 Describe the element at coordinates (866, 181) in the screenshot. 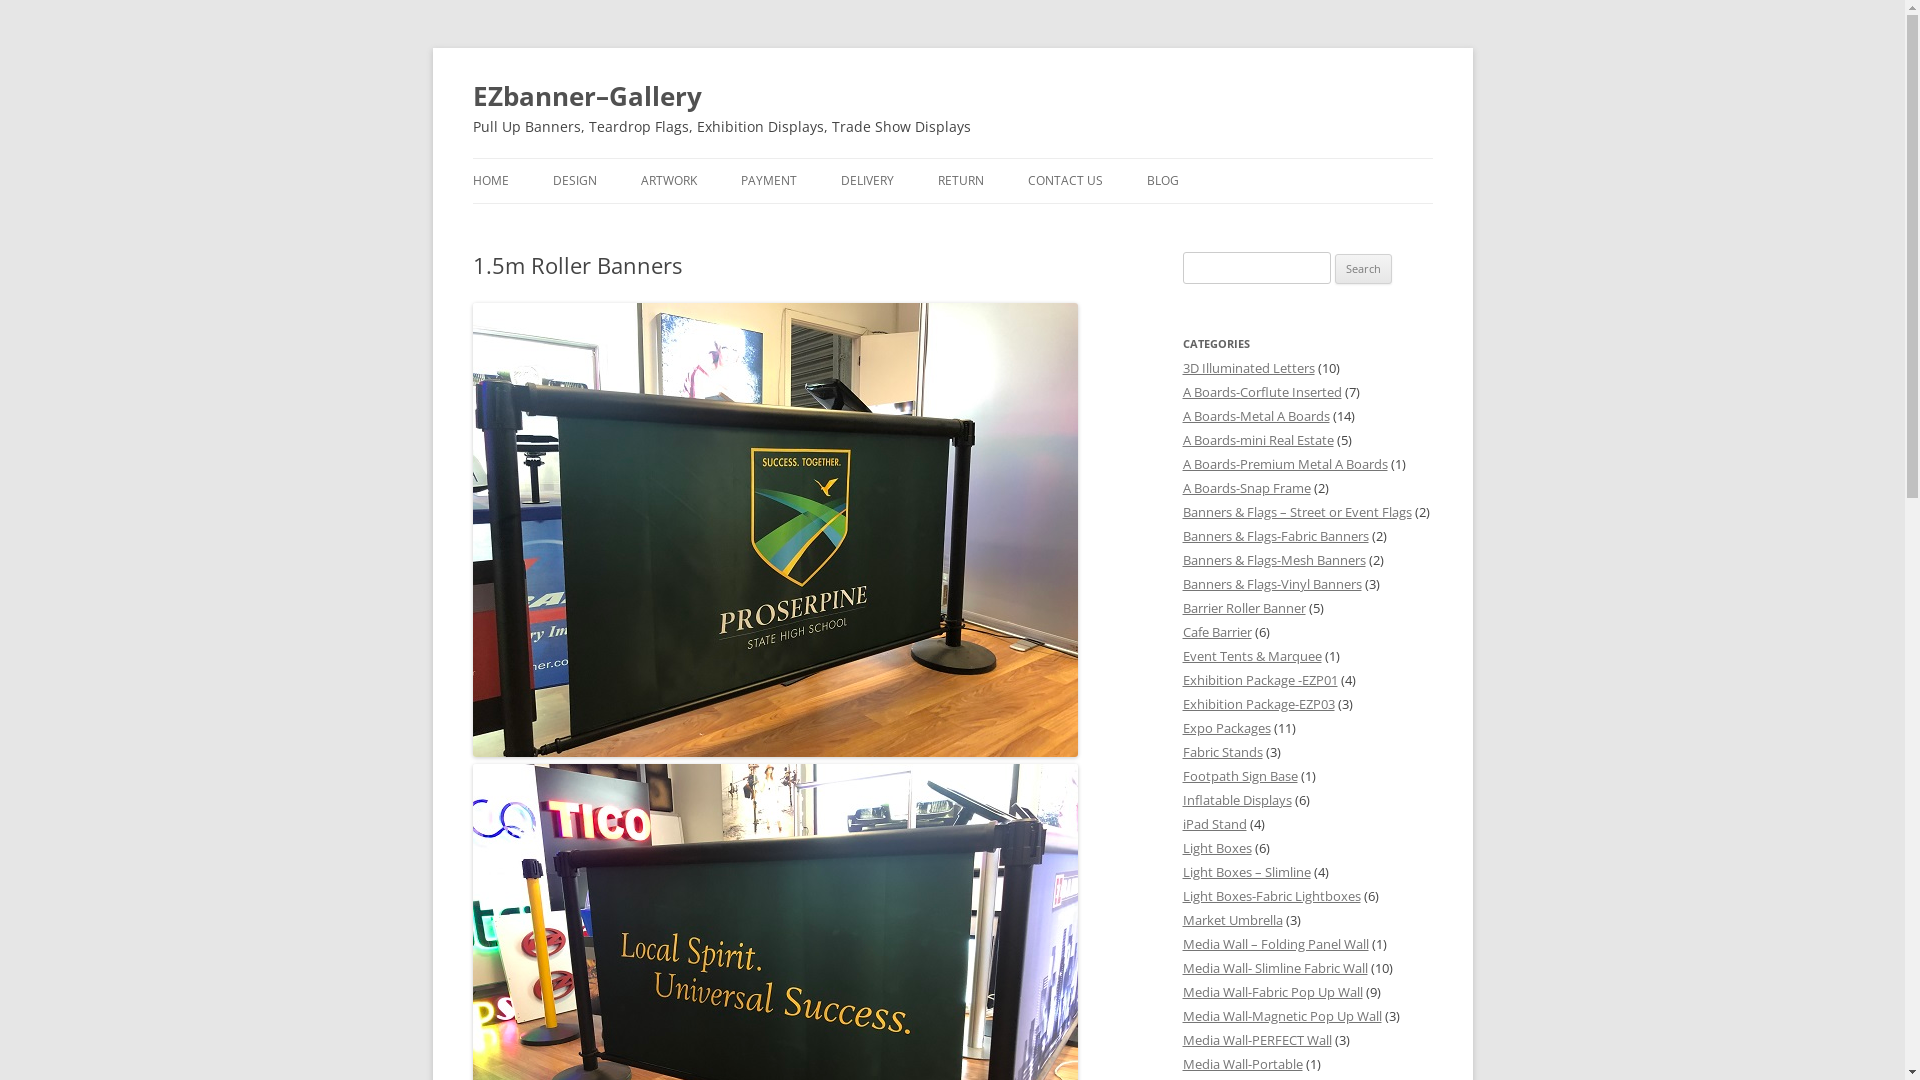

I see `'DELIVERY'` at that location.